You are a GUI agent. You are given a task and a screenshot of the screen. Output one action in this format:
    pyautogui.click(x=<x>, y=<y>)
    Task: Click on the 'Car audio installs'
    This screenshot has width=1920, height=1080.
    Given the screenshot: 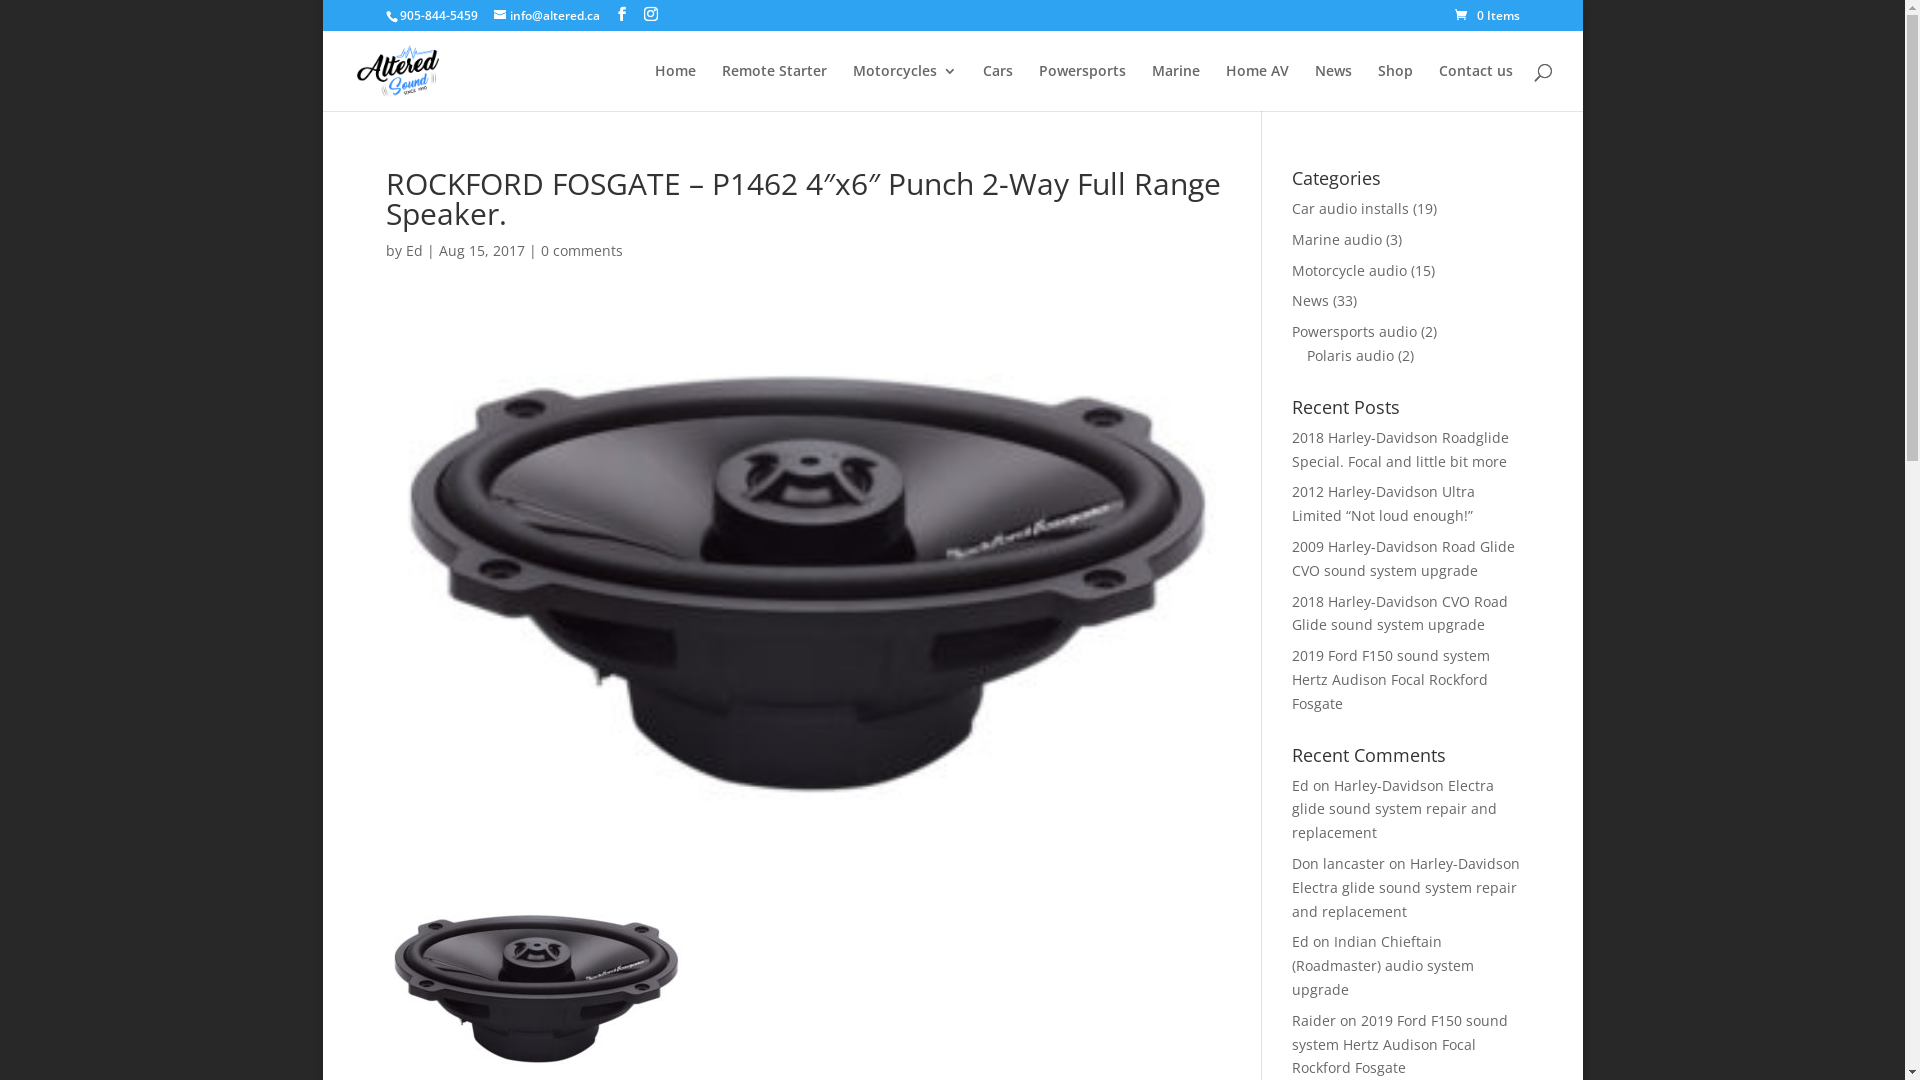 What is the action you would take?
    pyautogui.click(x=1350, y=208)
    